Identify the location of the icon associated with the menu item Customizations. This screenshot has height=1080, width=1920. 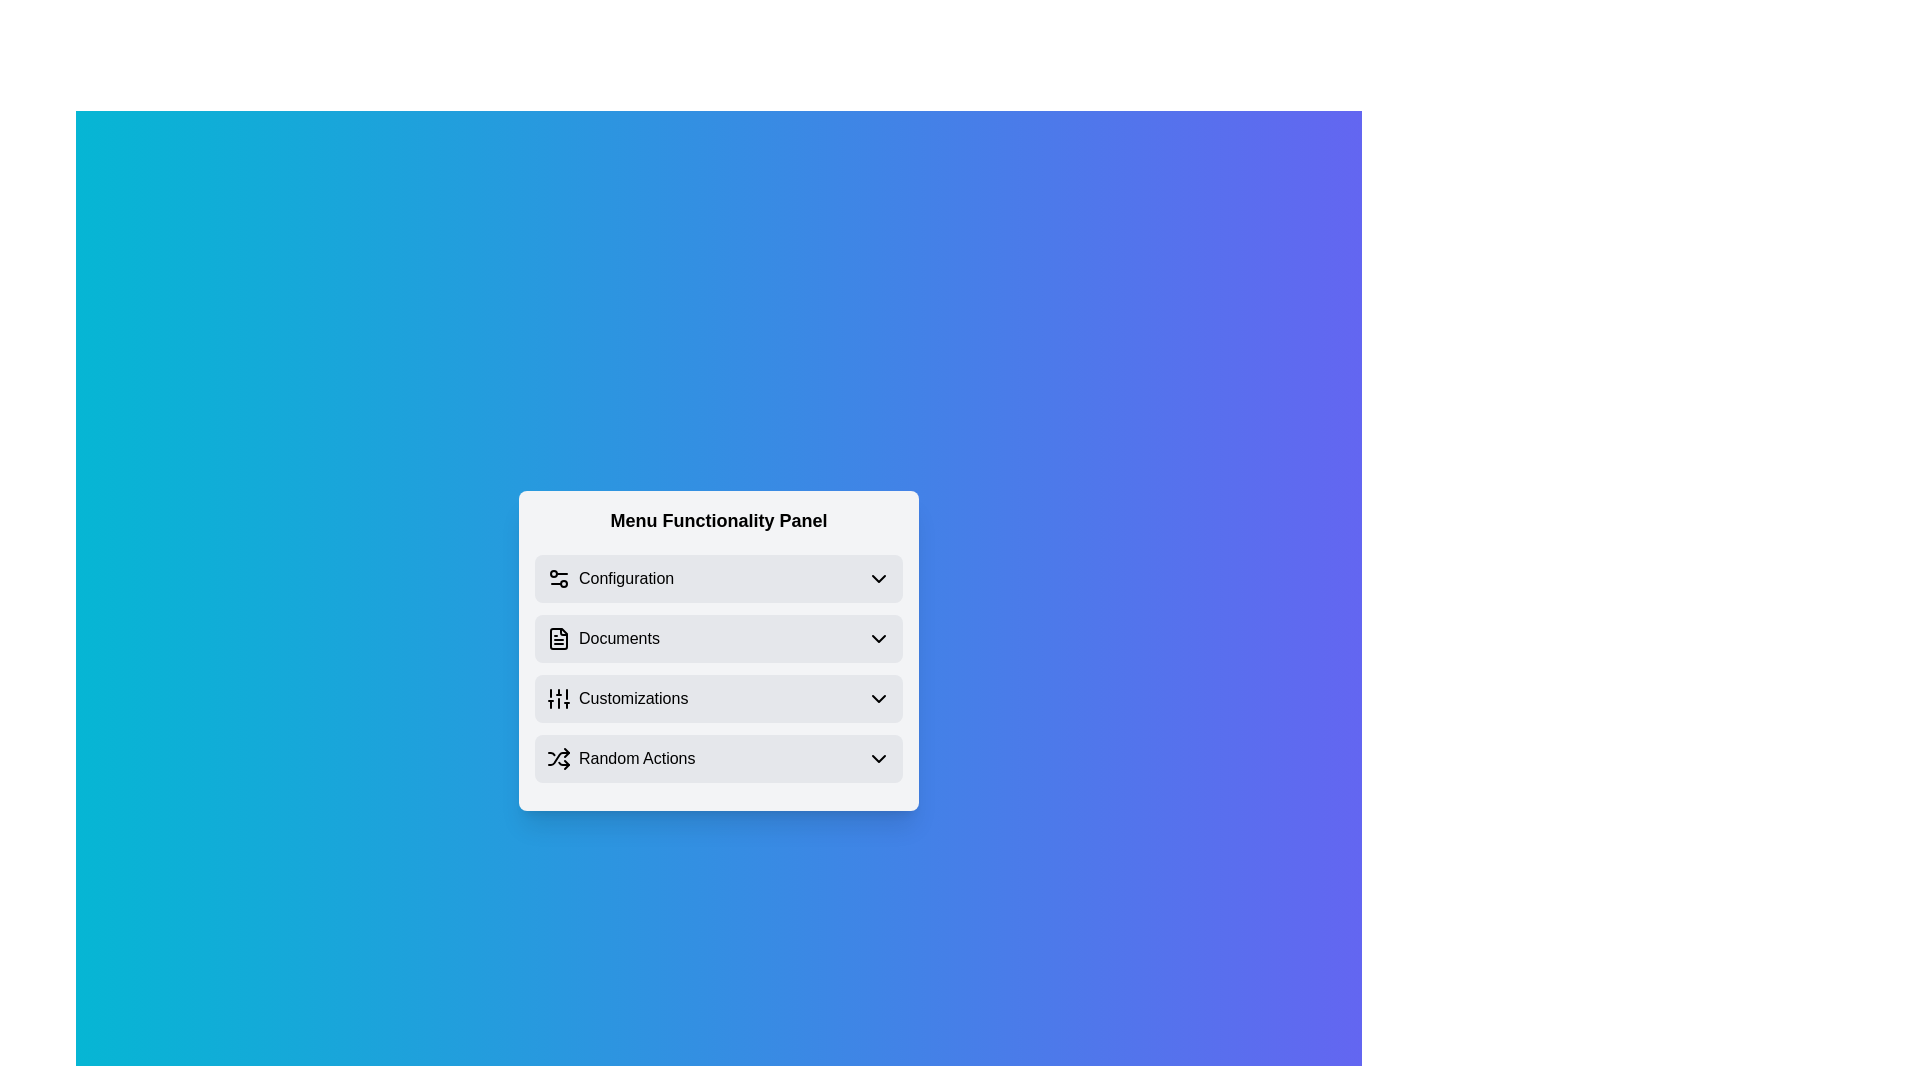
(558, 697).